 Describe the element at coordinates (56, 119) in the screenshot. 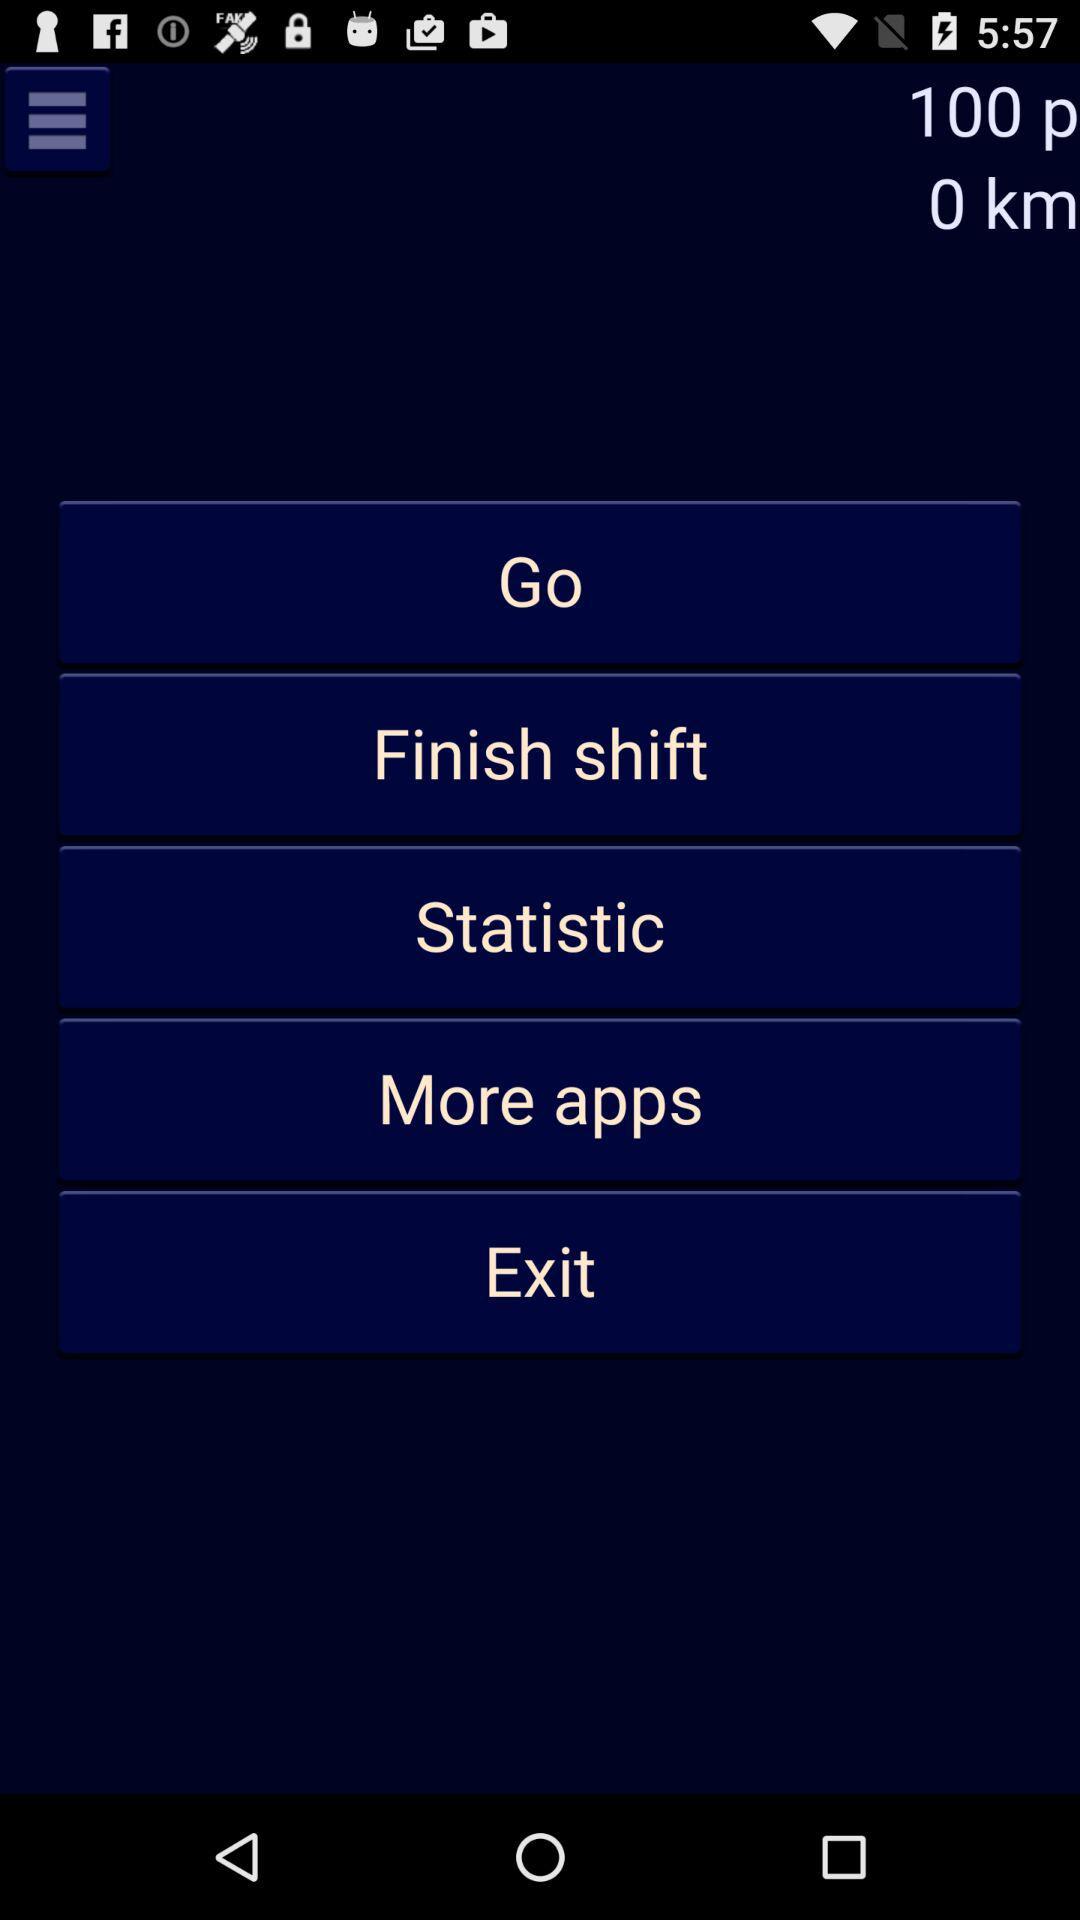

I see `the item above go app` at that location.